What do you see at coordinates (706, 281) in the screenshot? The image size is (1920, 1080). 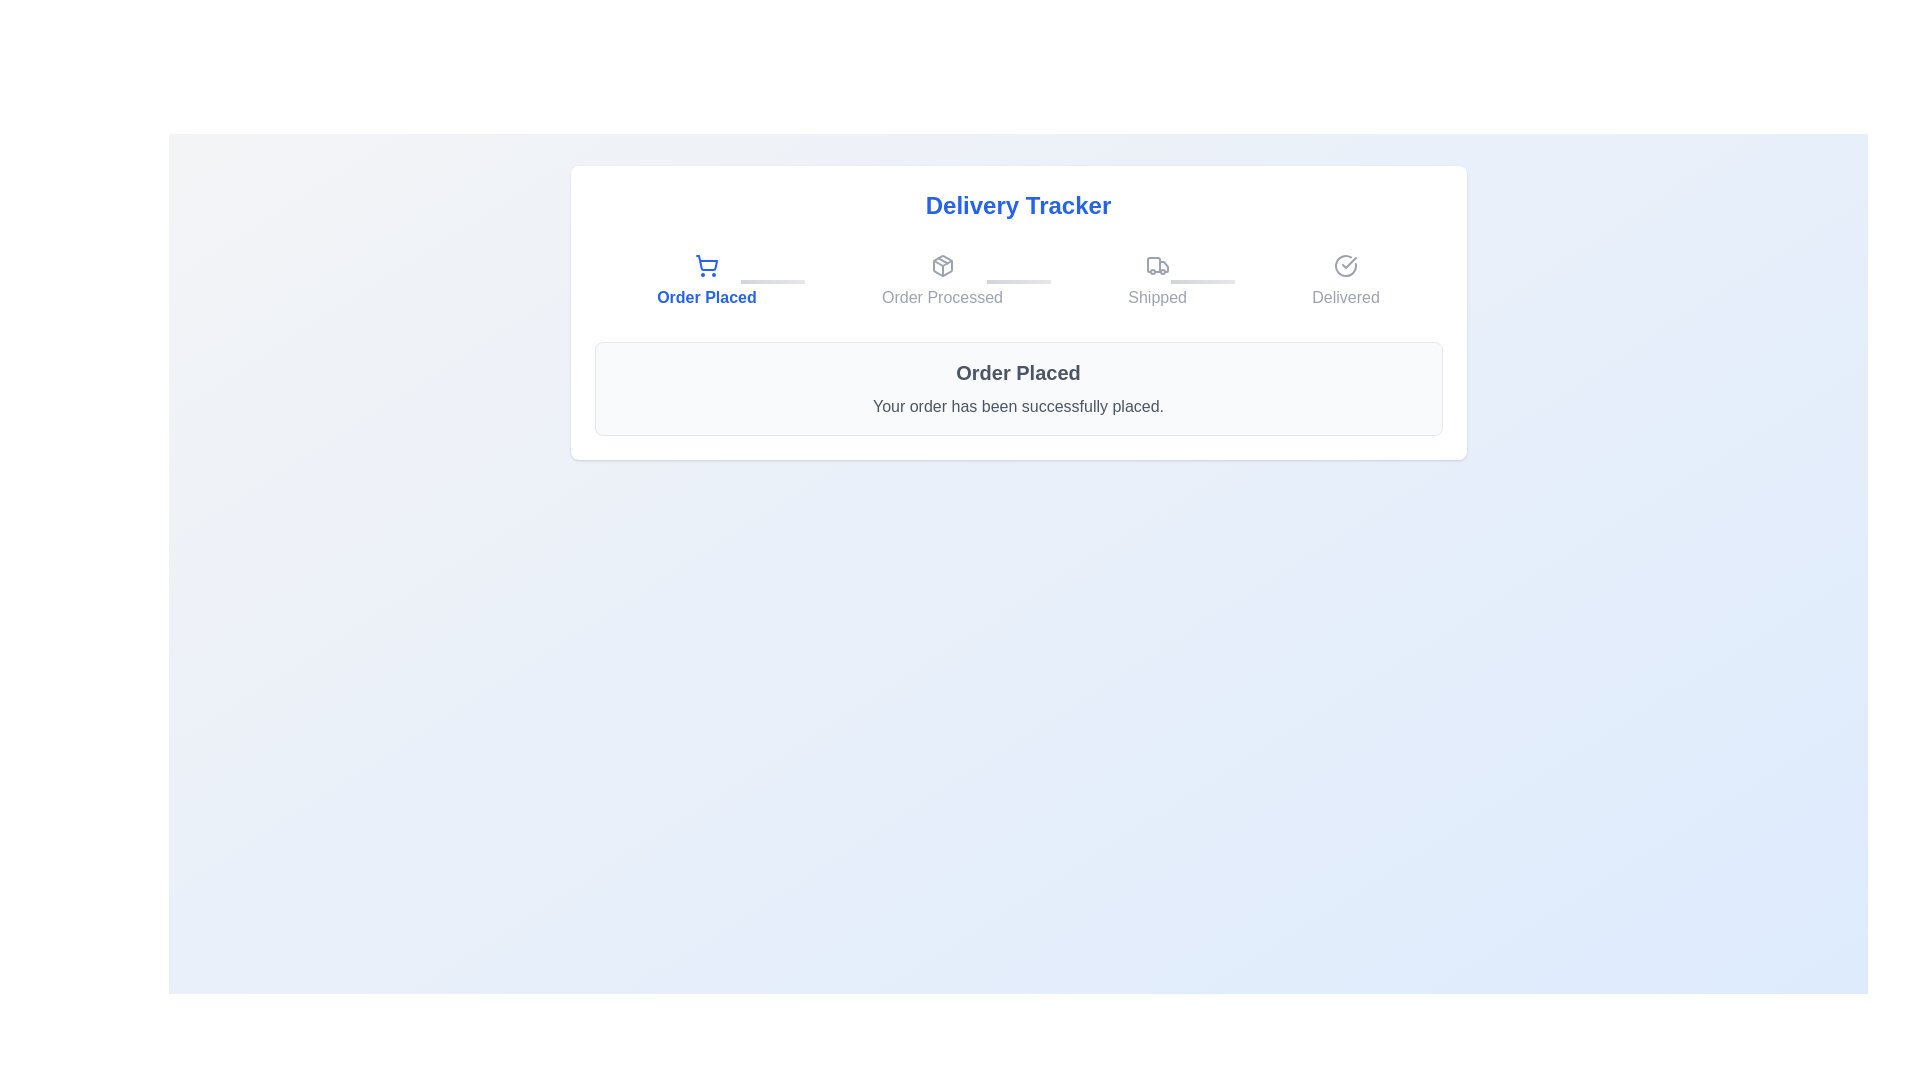 I see `the step icon corresponding to Order Placed to navigate to that step` at bounding box center [706, 281].